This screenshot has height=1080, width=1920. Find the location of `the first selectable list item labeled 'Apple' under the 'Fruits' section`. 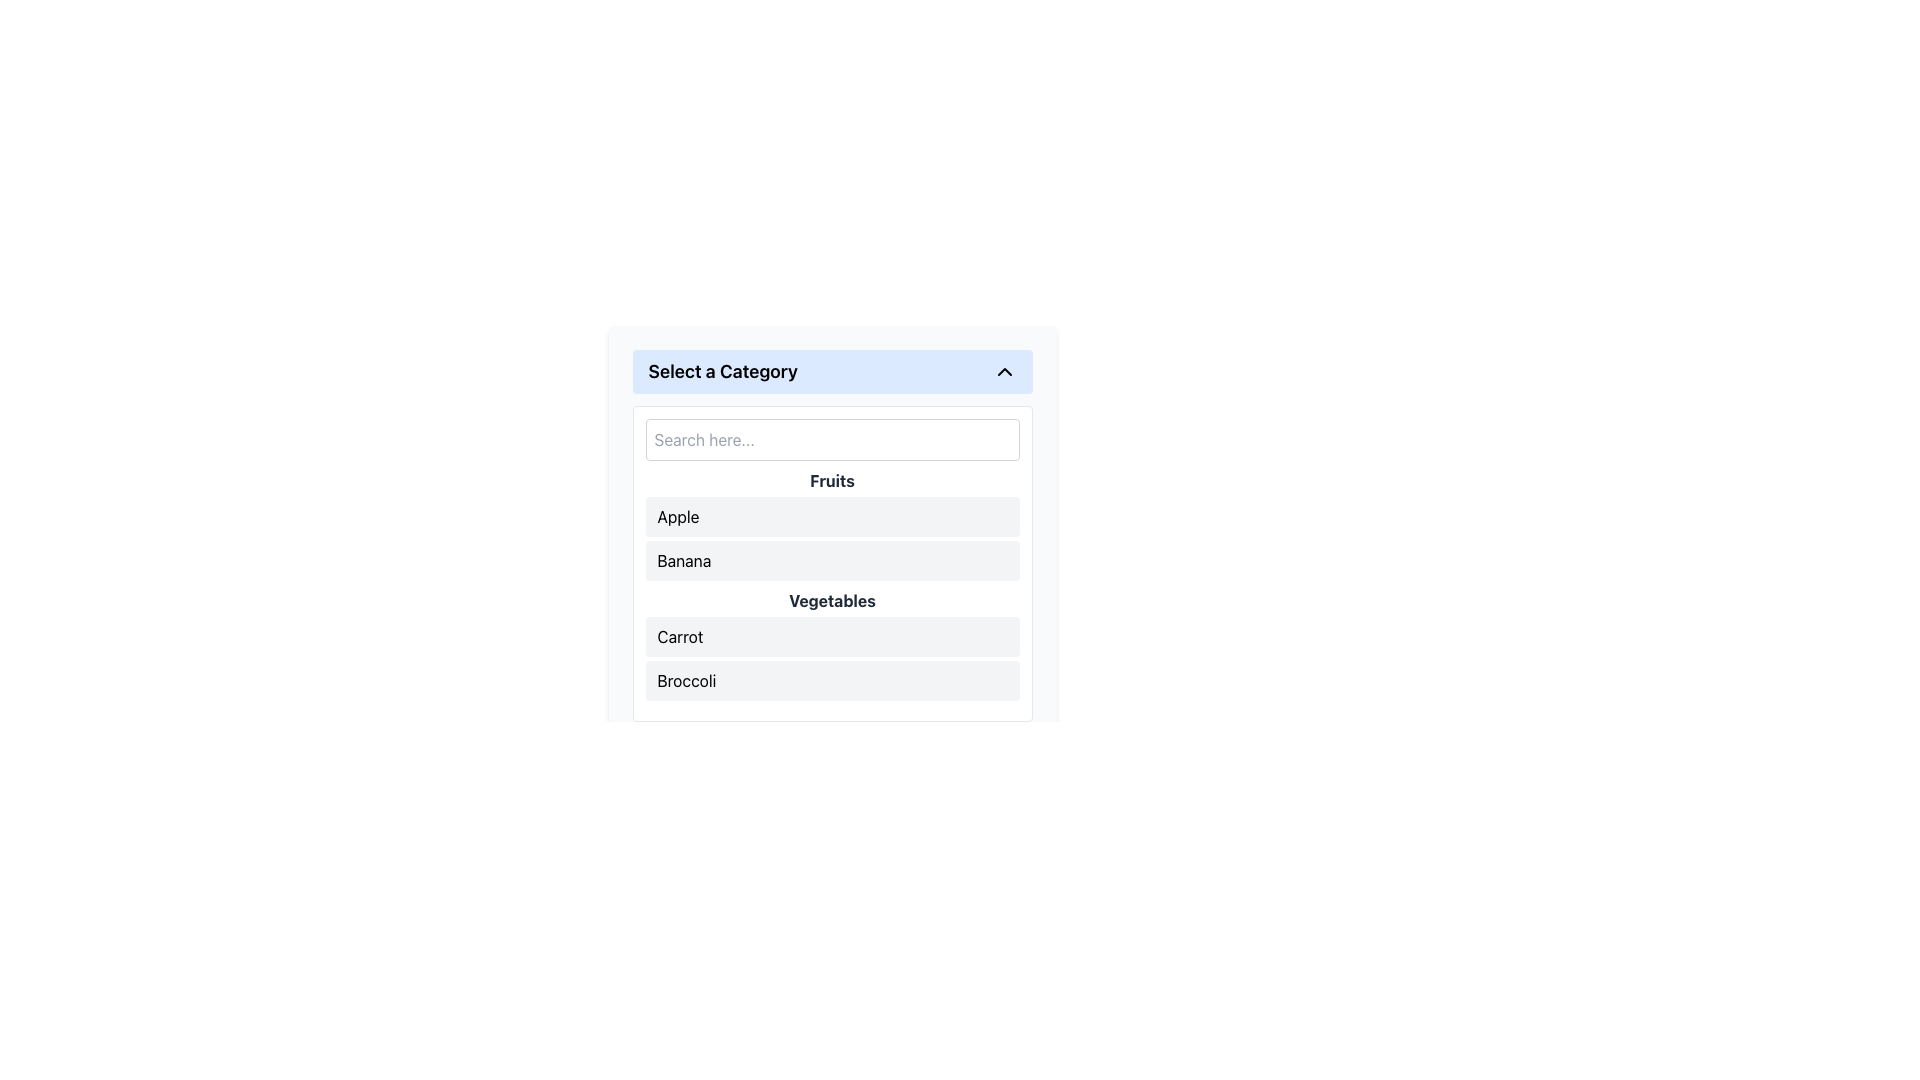

the first selectable list item labeled 'Apple' under the 'Fruits' section is located at coordinates (832, 515).